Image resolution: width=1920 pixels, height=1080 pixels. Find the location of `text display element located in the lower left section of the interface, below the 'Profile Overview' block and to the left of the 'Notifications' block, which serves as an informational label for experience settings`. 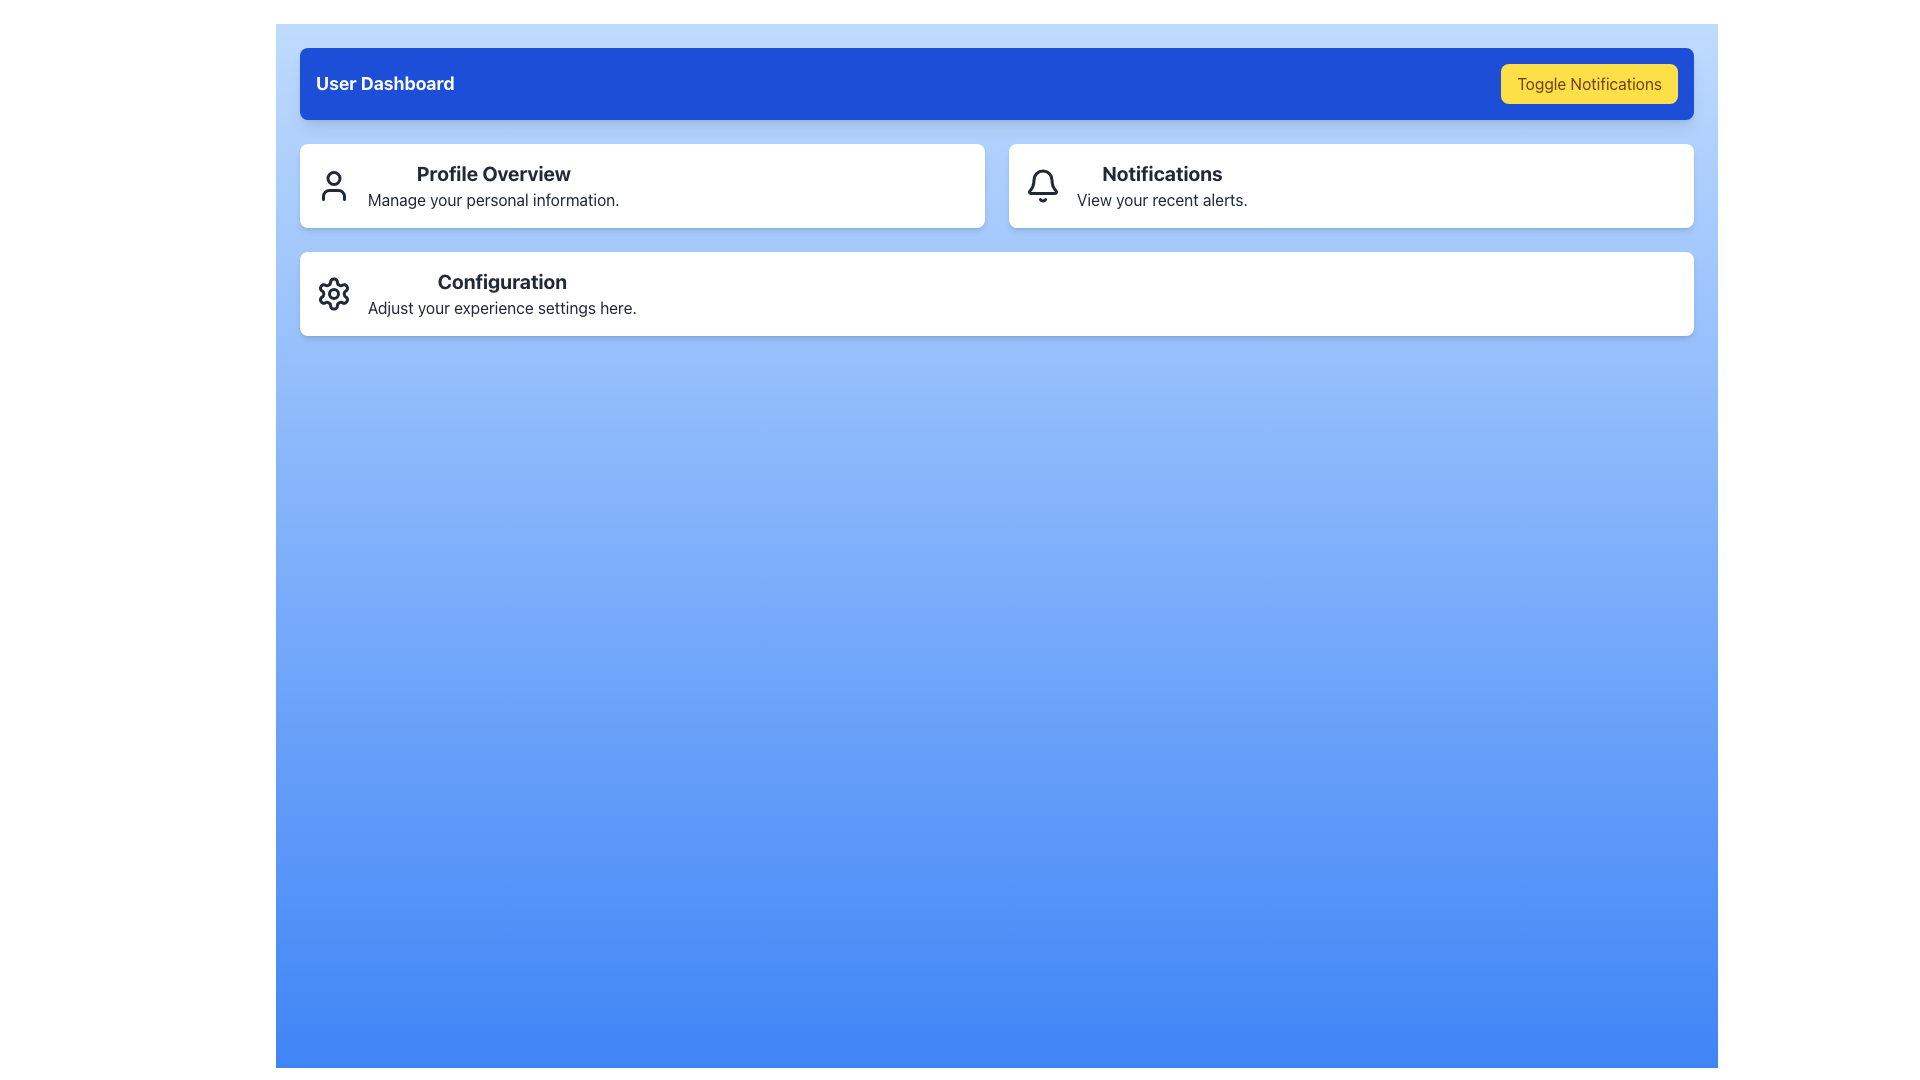

text display element located in the lower left section of the interface, below the 'Profile Overview' block and to the left of the 'Notifications' block, which serves as an informational label for experience settings is located at coordinates (502, 293).